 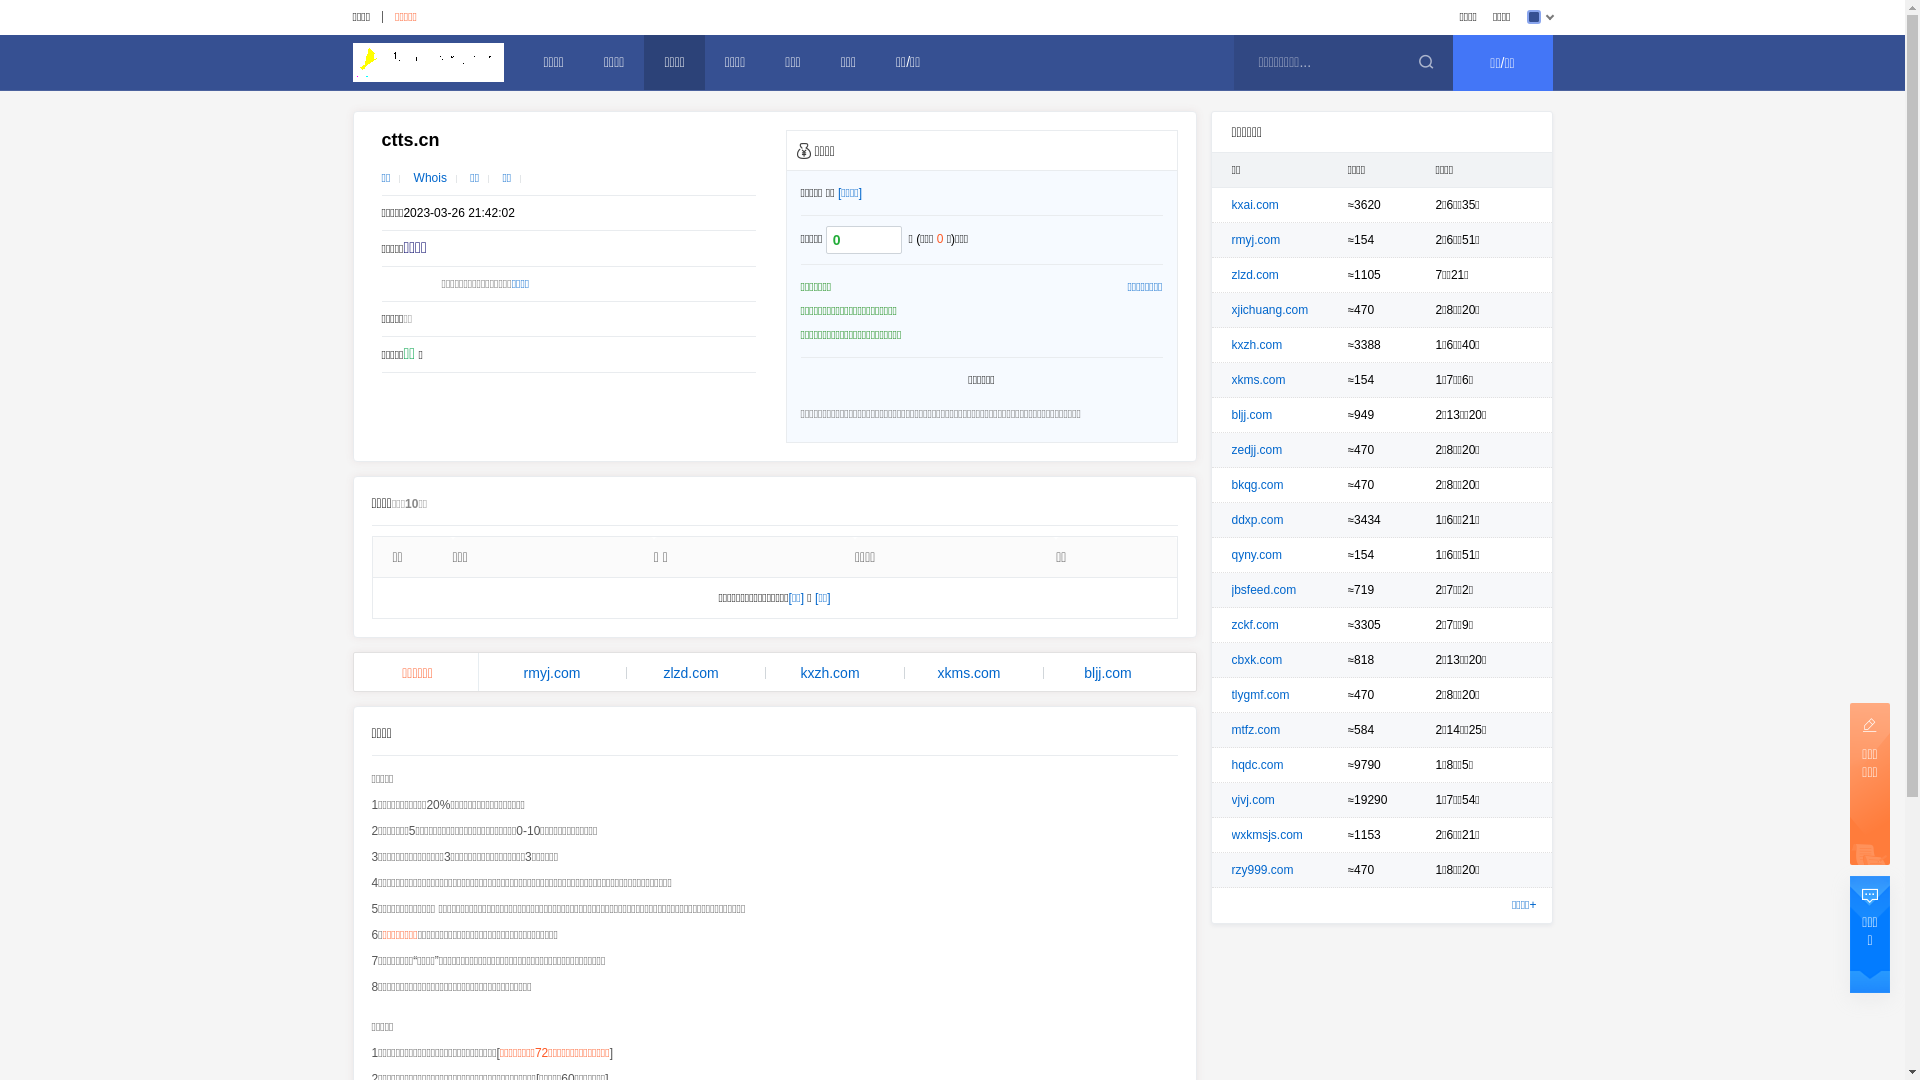 What do you see at coordinates (551, 672) in the screenshot?
I see `'rmyj.com'` at bounding box center [551, 672].